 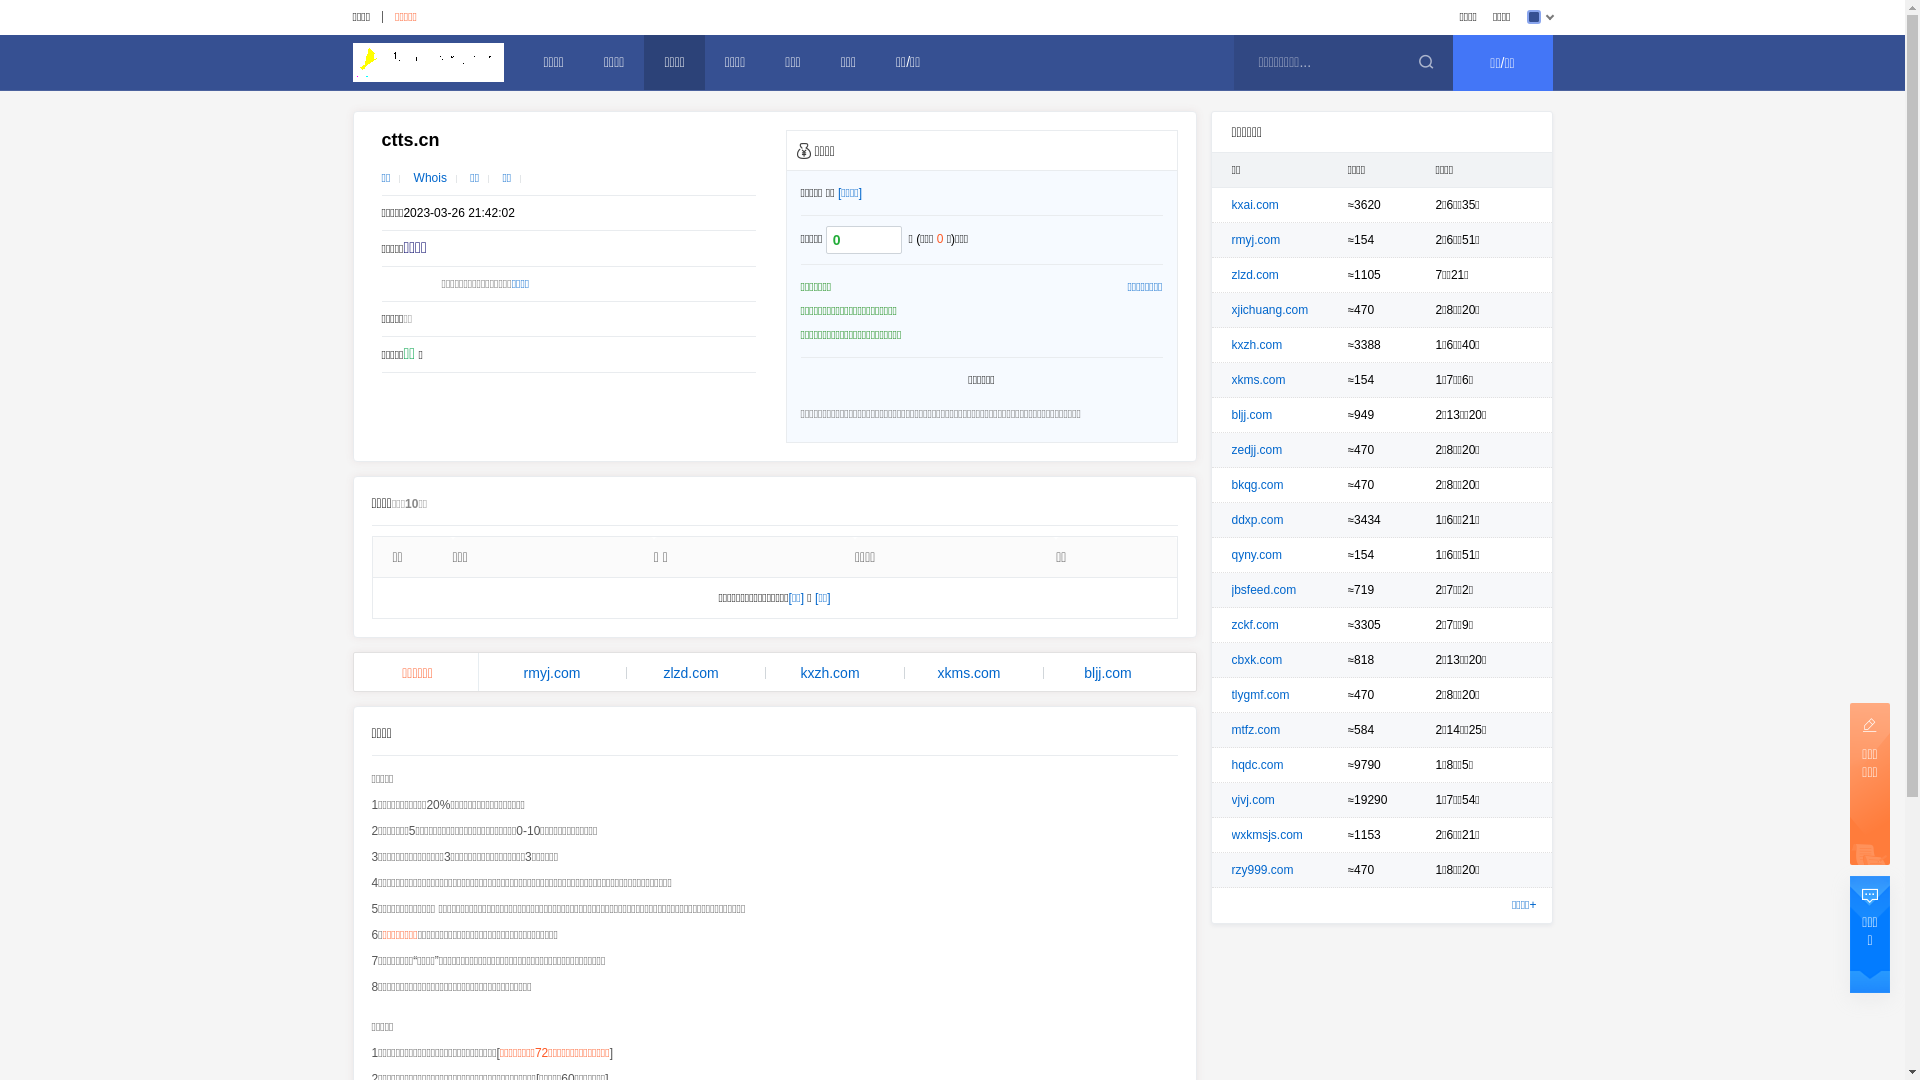 What do you see at coordinates (551, 672) in the screenshot?
I see `'rmyj.com'` at bounding box center [551, 672].